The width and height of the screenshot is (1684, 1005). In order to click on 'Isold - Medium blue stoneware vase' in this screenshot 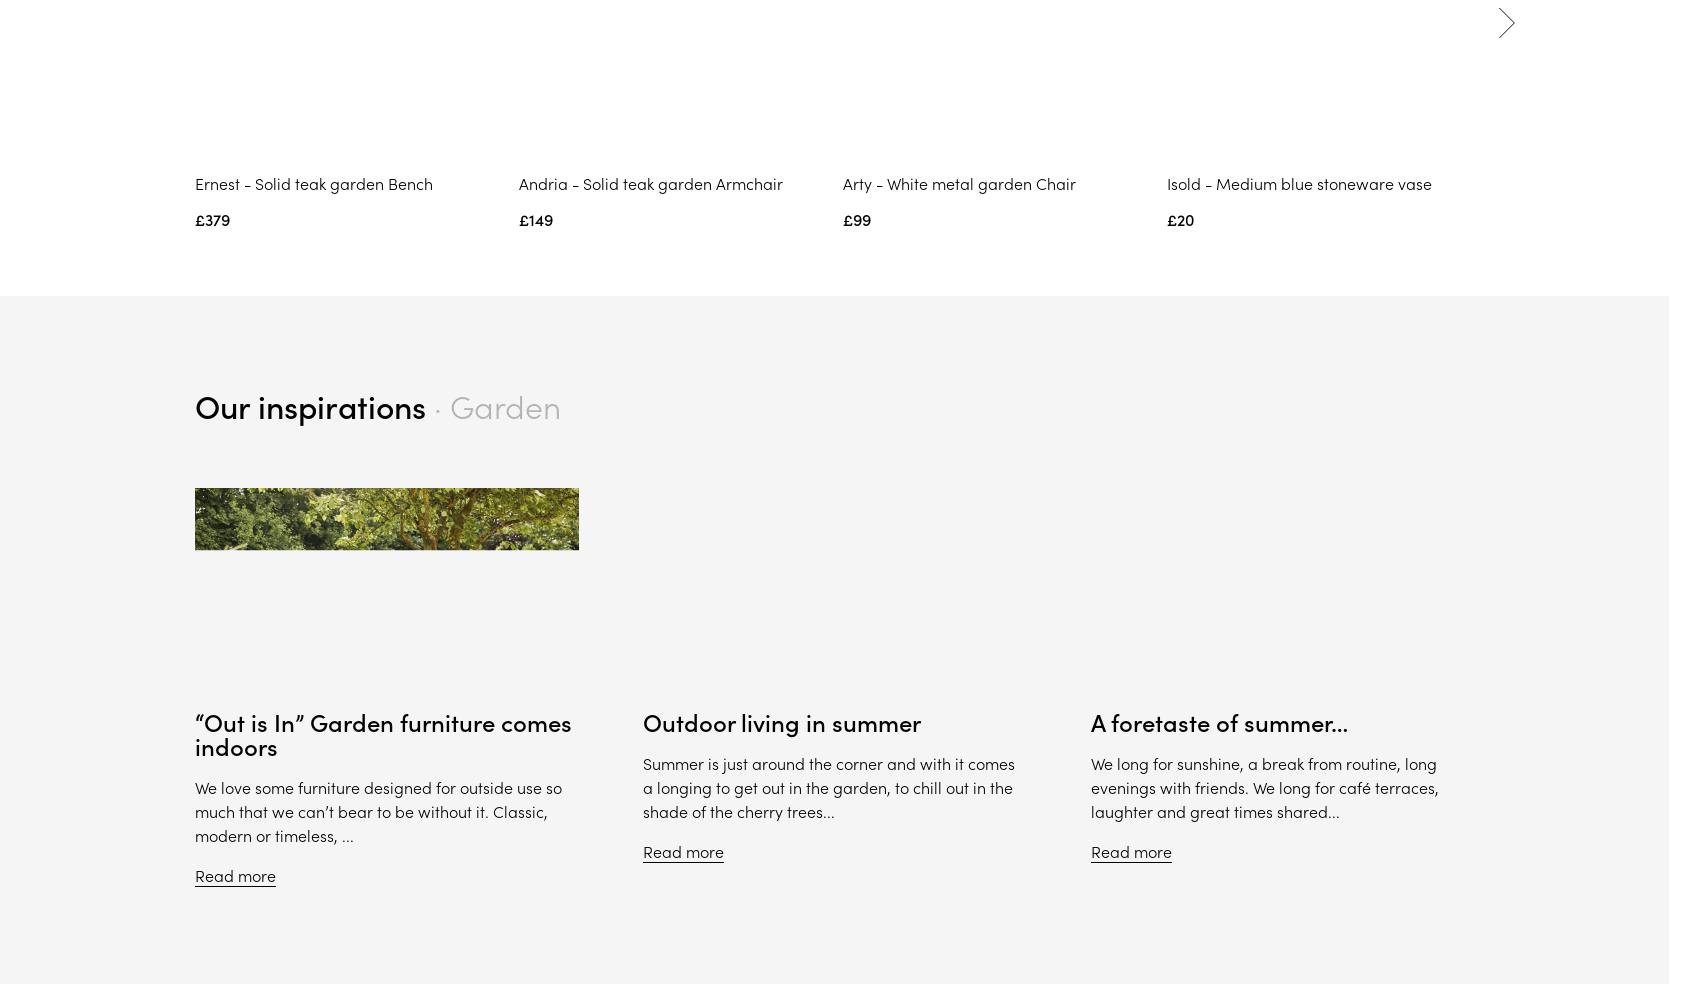, I will do `click(1297, 183)`.